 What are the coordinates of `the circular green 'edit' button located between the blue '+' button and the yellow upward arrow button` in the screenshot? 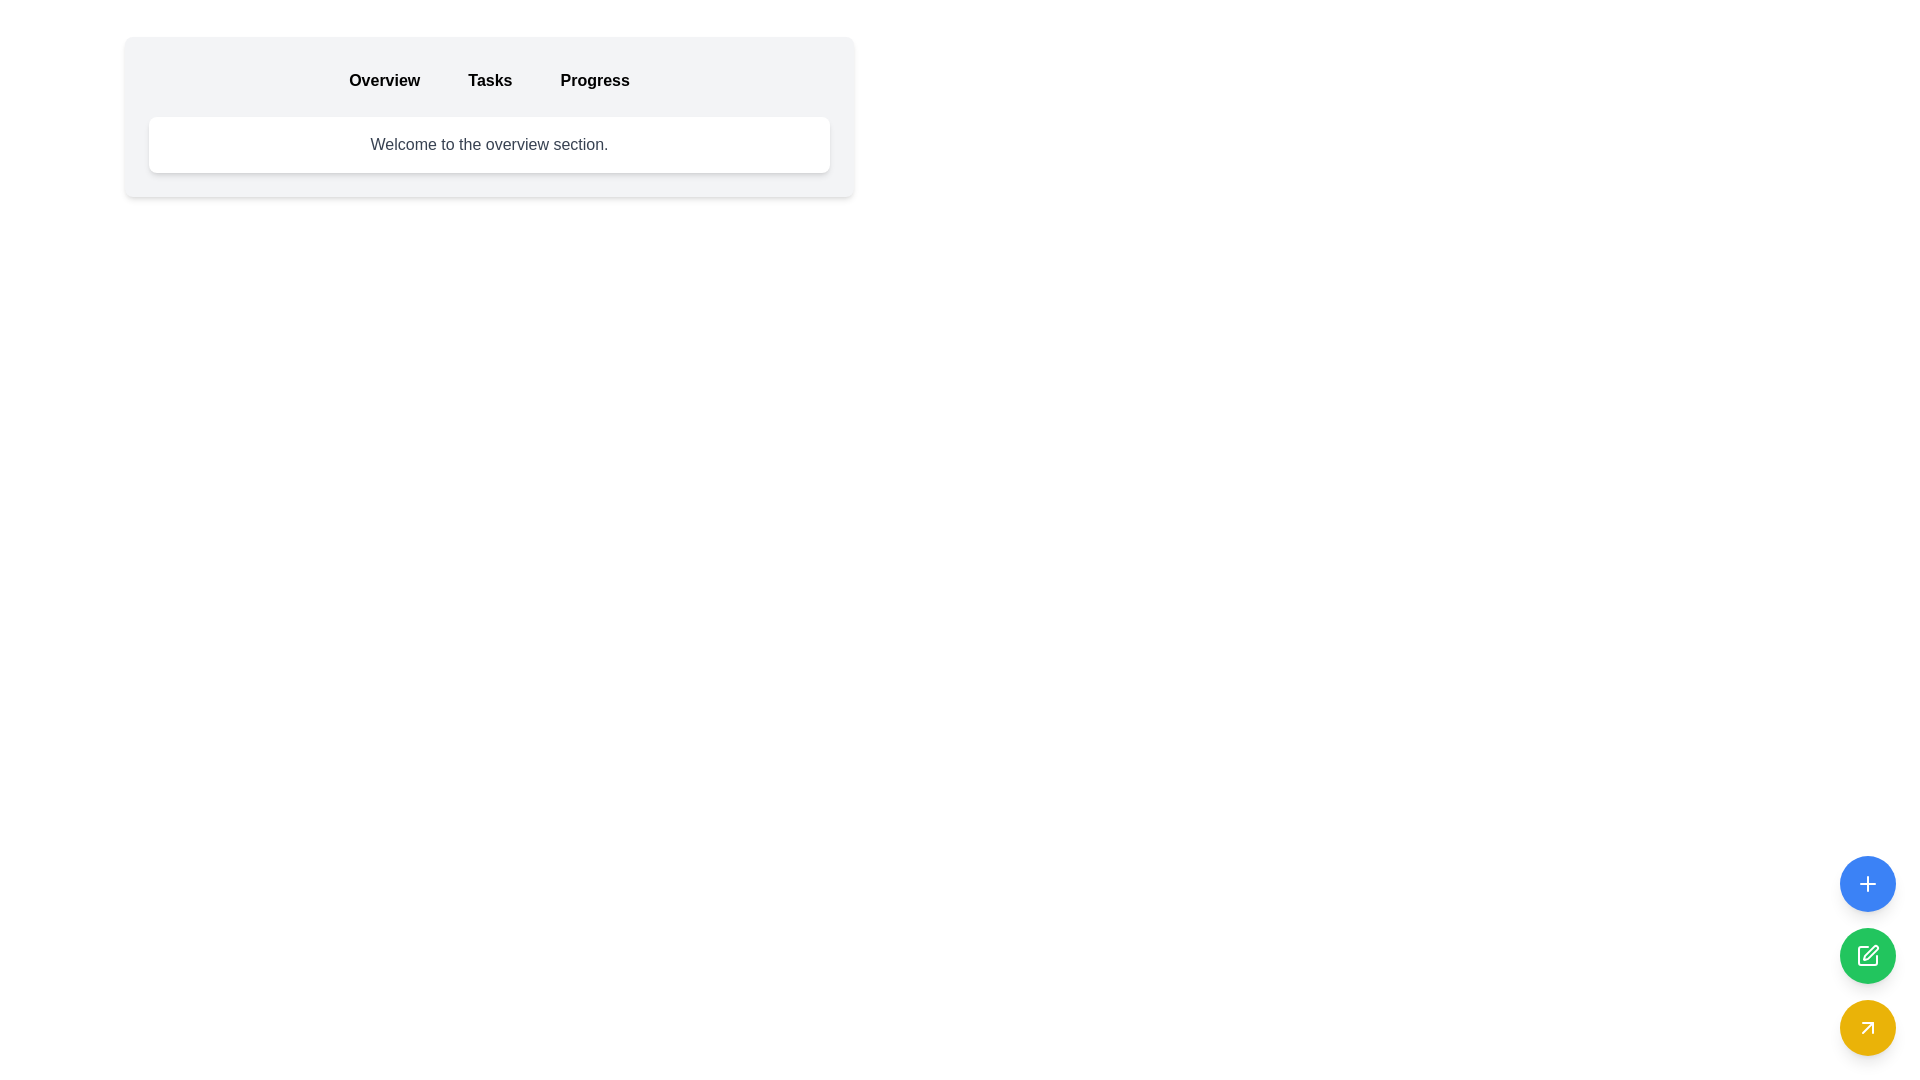 It's located at (1869, 951).